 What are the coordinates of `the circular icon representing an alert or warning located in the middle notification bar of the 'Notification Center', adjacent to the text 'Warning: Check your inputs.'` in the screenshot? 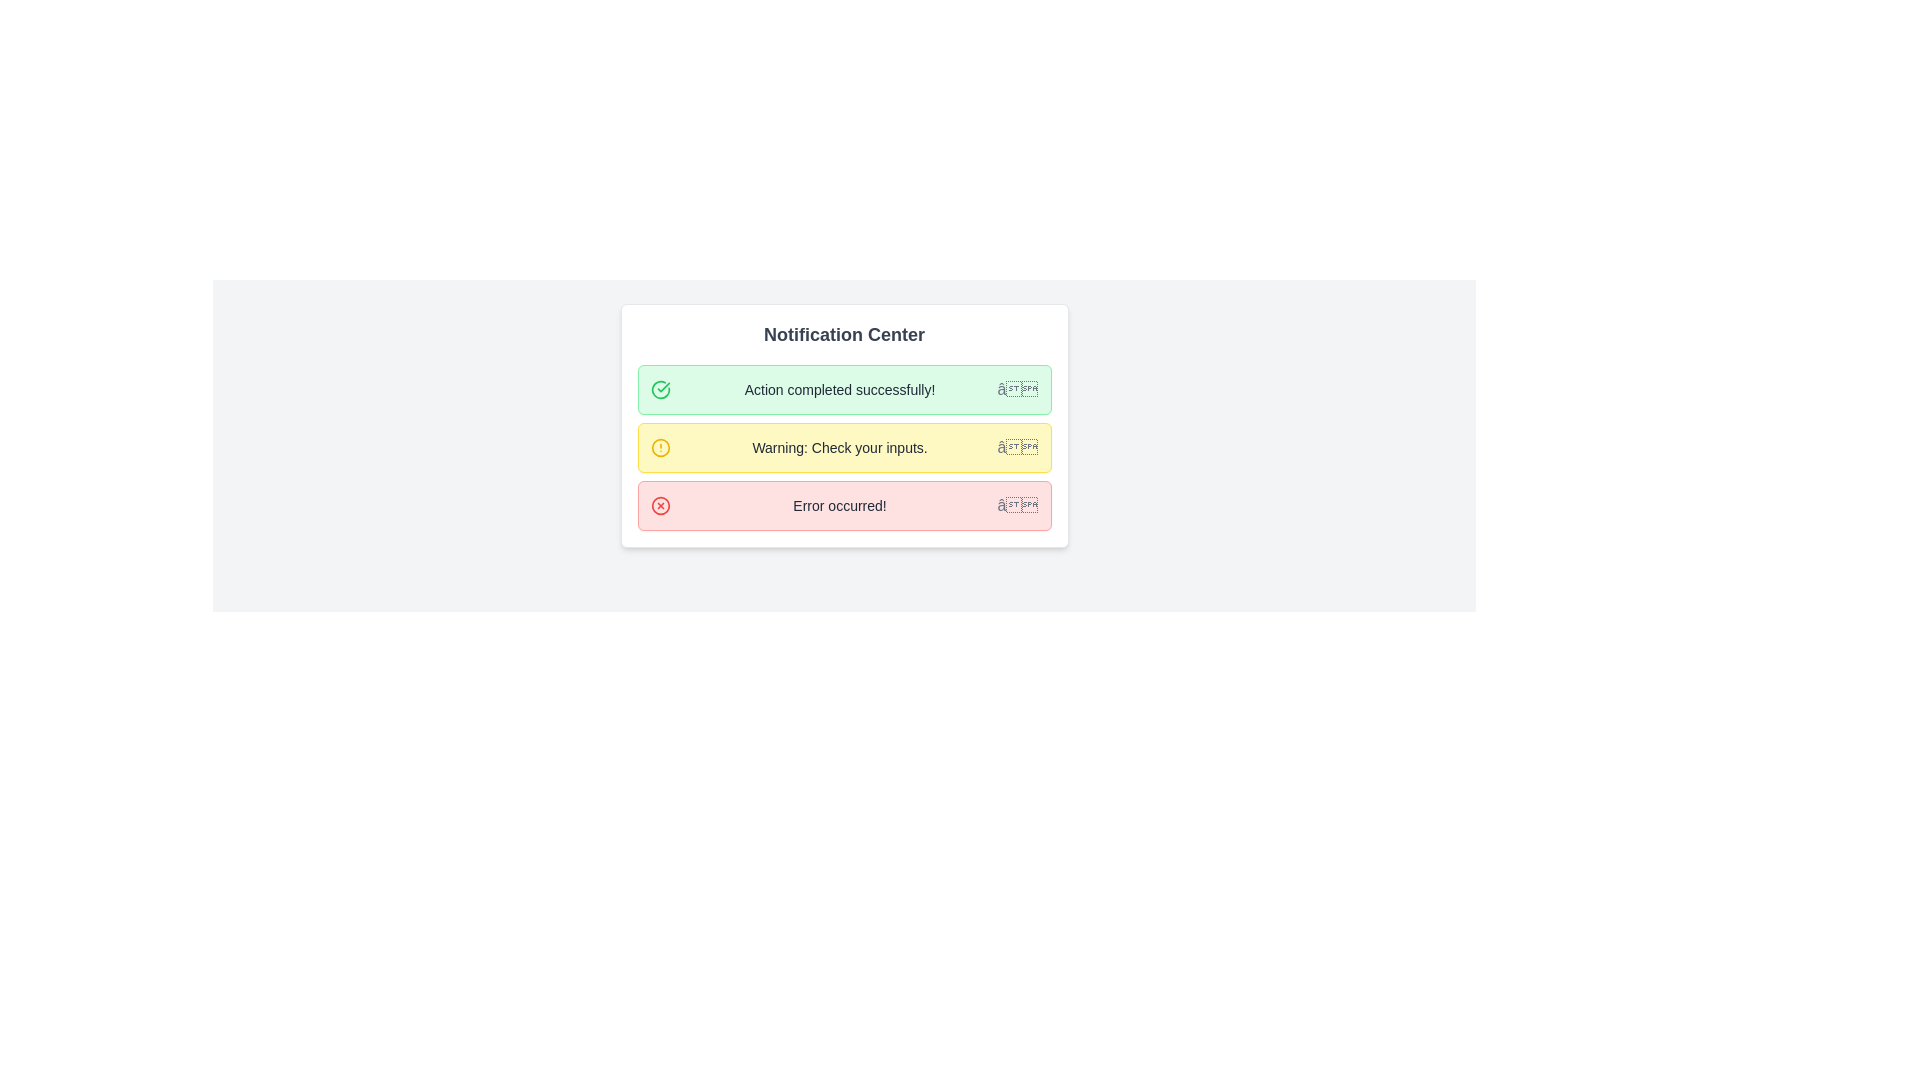 It's located at (660, 446).